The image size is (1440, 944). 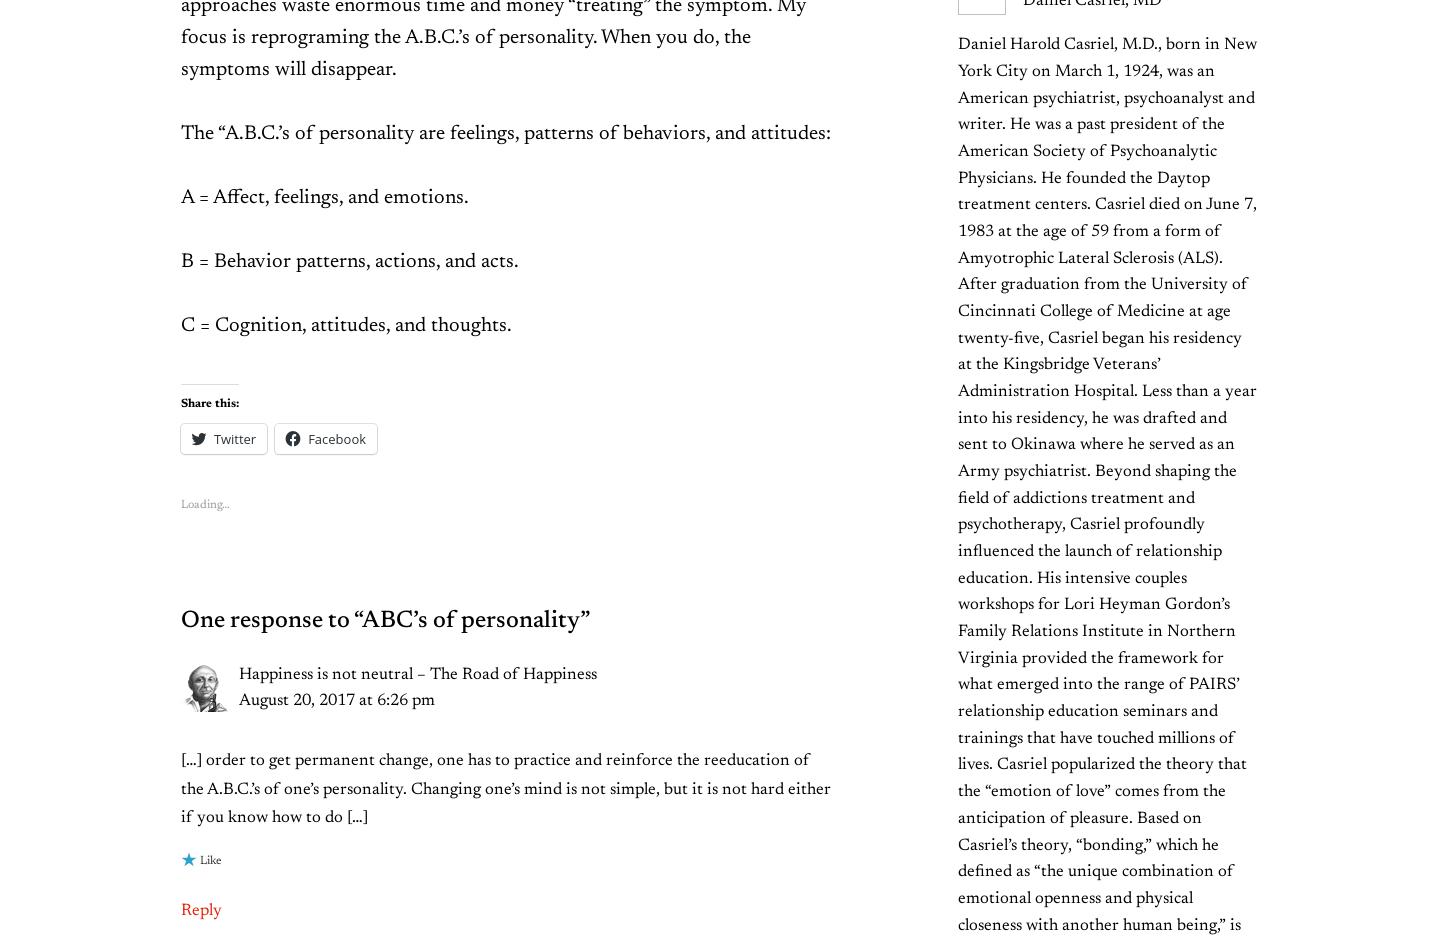 What do you see at coordinates (350, 261) in the screenshot?
I see `'B = Behavior patterns, actions, and acts.'` at bounding box center [350, 261].